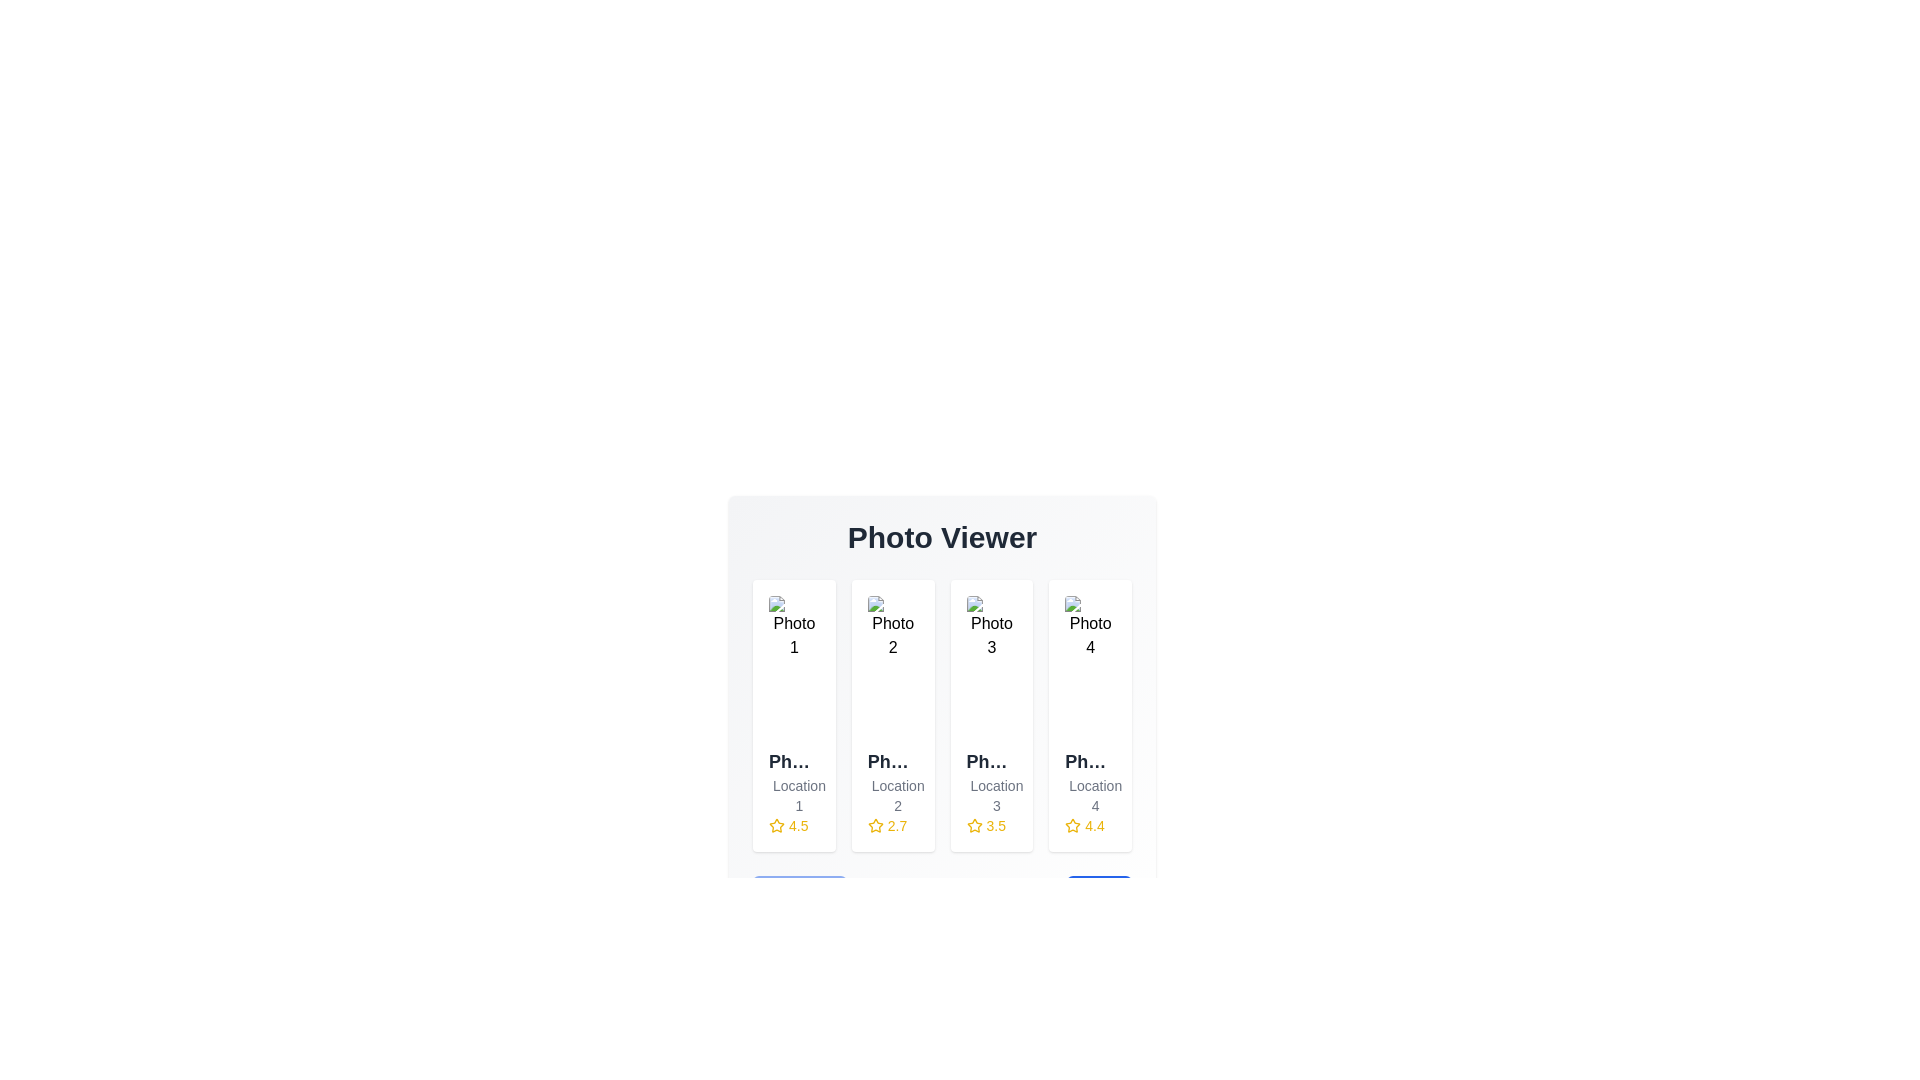  What do you see at coordinates (793, 794) in the screenshot?
I see `the static text element labeled 'Location 1', which is styled in gray font and located within a card layout, positioned below 'Photo 1' and above a rating indicator` at bounding box center [793, 794].